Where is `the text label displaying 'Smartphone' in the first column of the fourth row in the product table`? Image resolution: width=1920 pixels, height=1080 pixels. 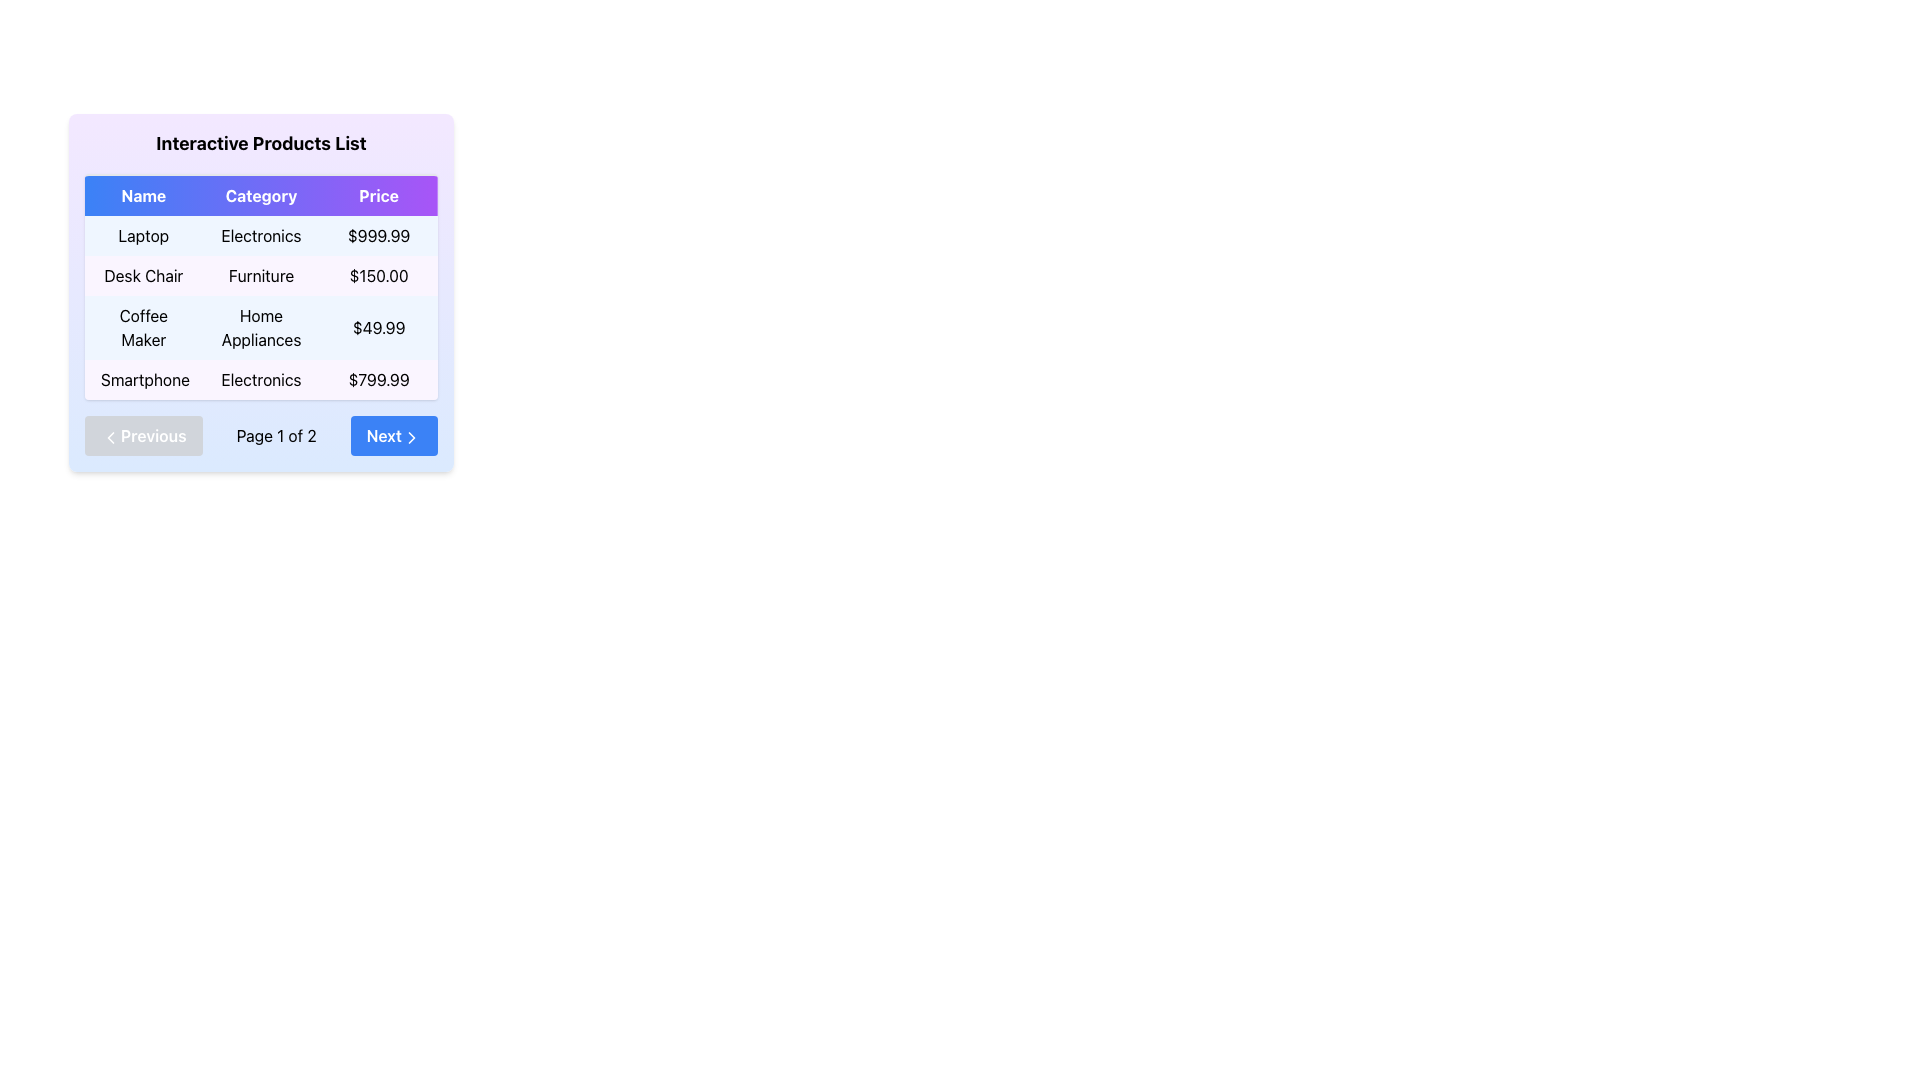
the text label displaying 'Smartphone' in the first column of the fourth row in the product table is located at coordinates (142, 380).